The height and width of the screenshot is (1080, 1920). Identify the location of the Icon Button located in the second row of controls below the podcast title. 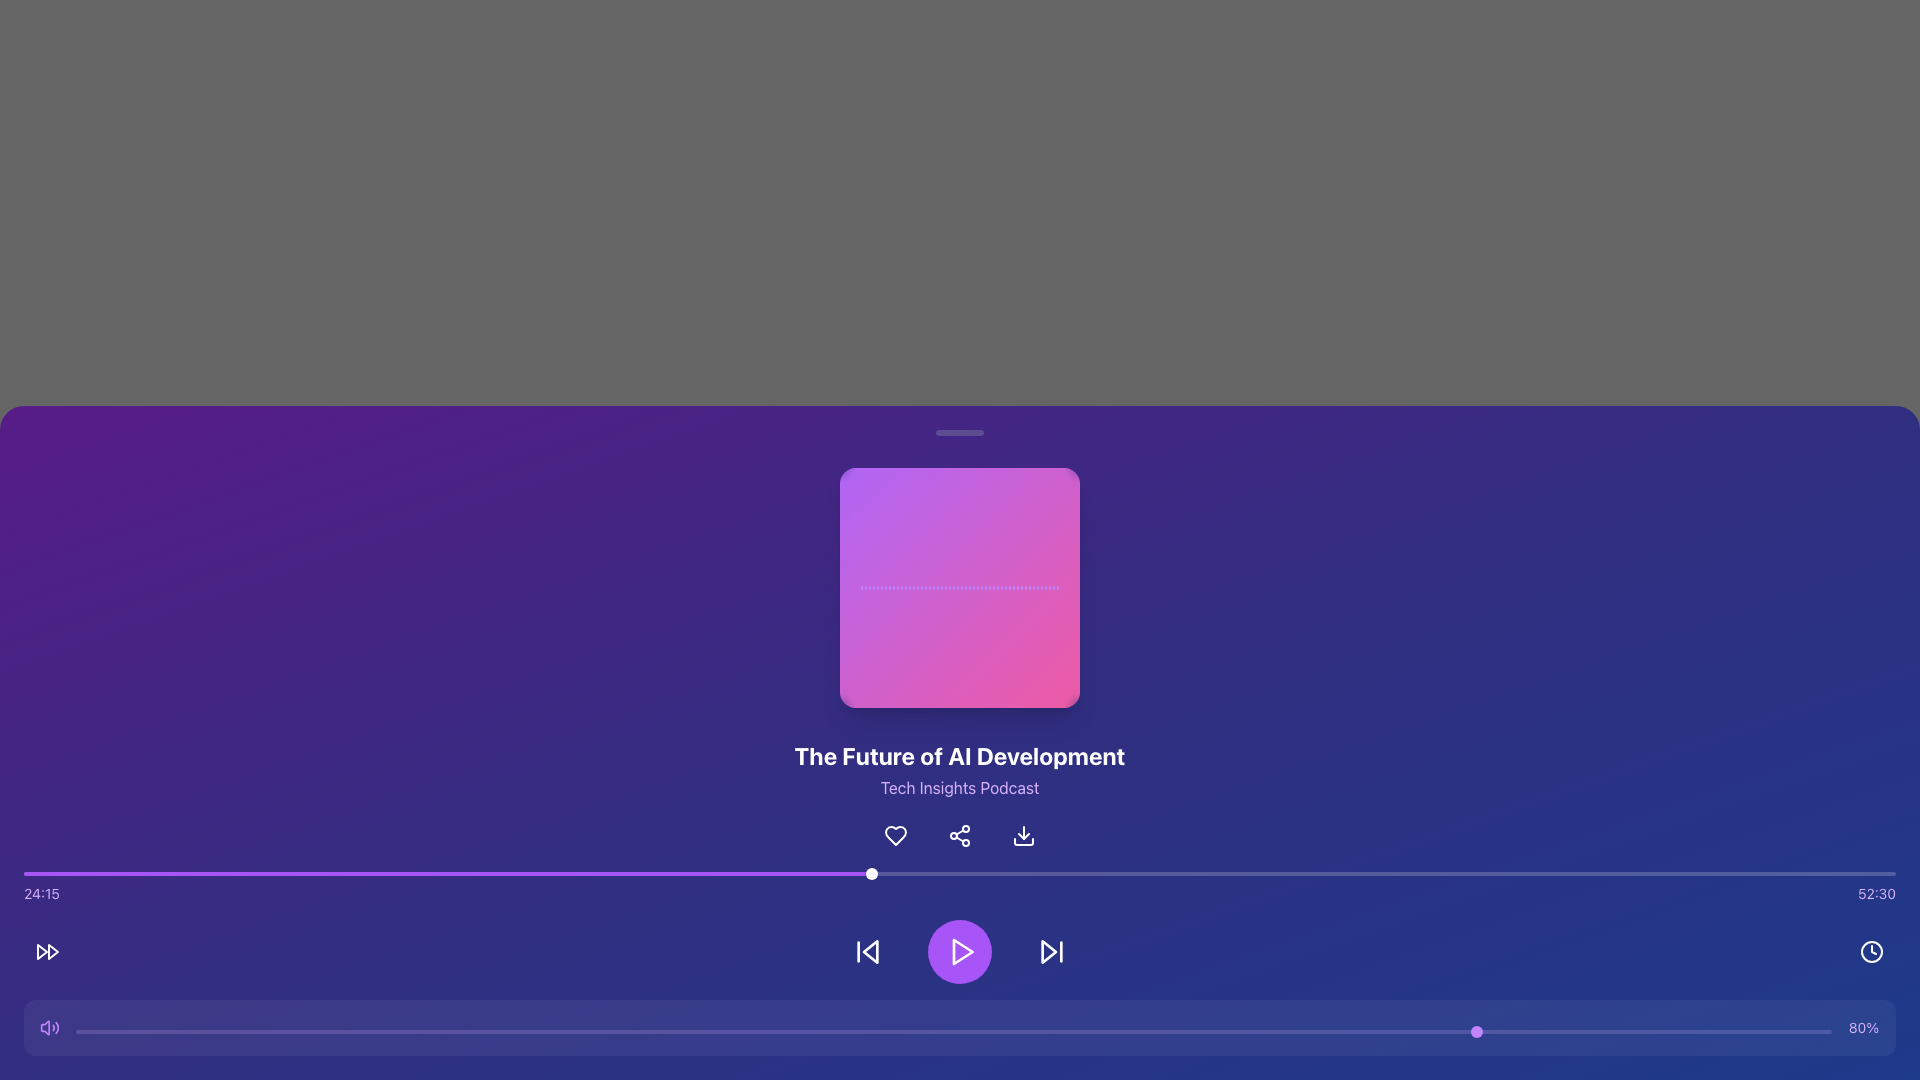
(895, 836).